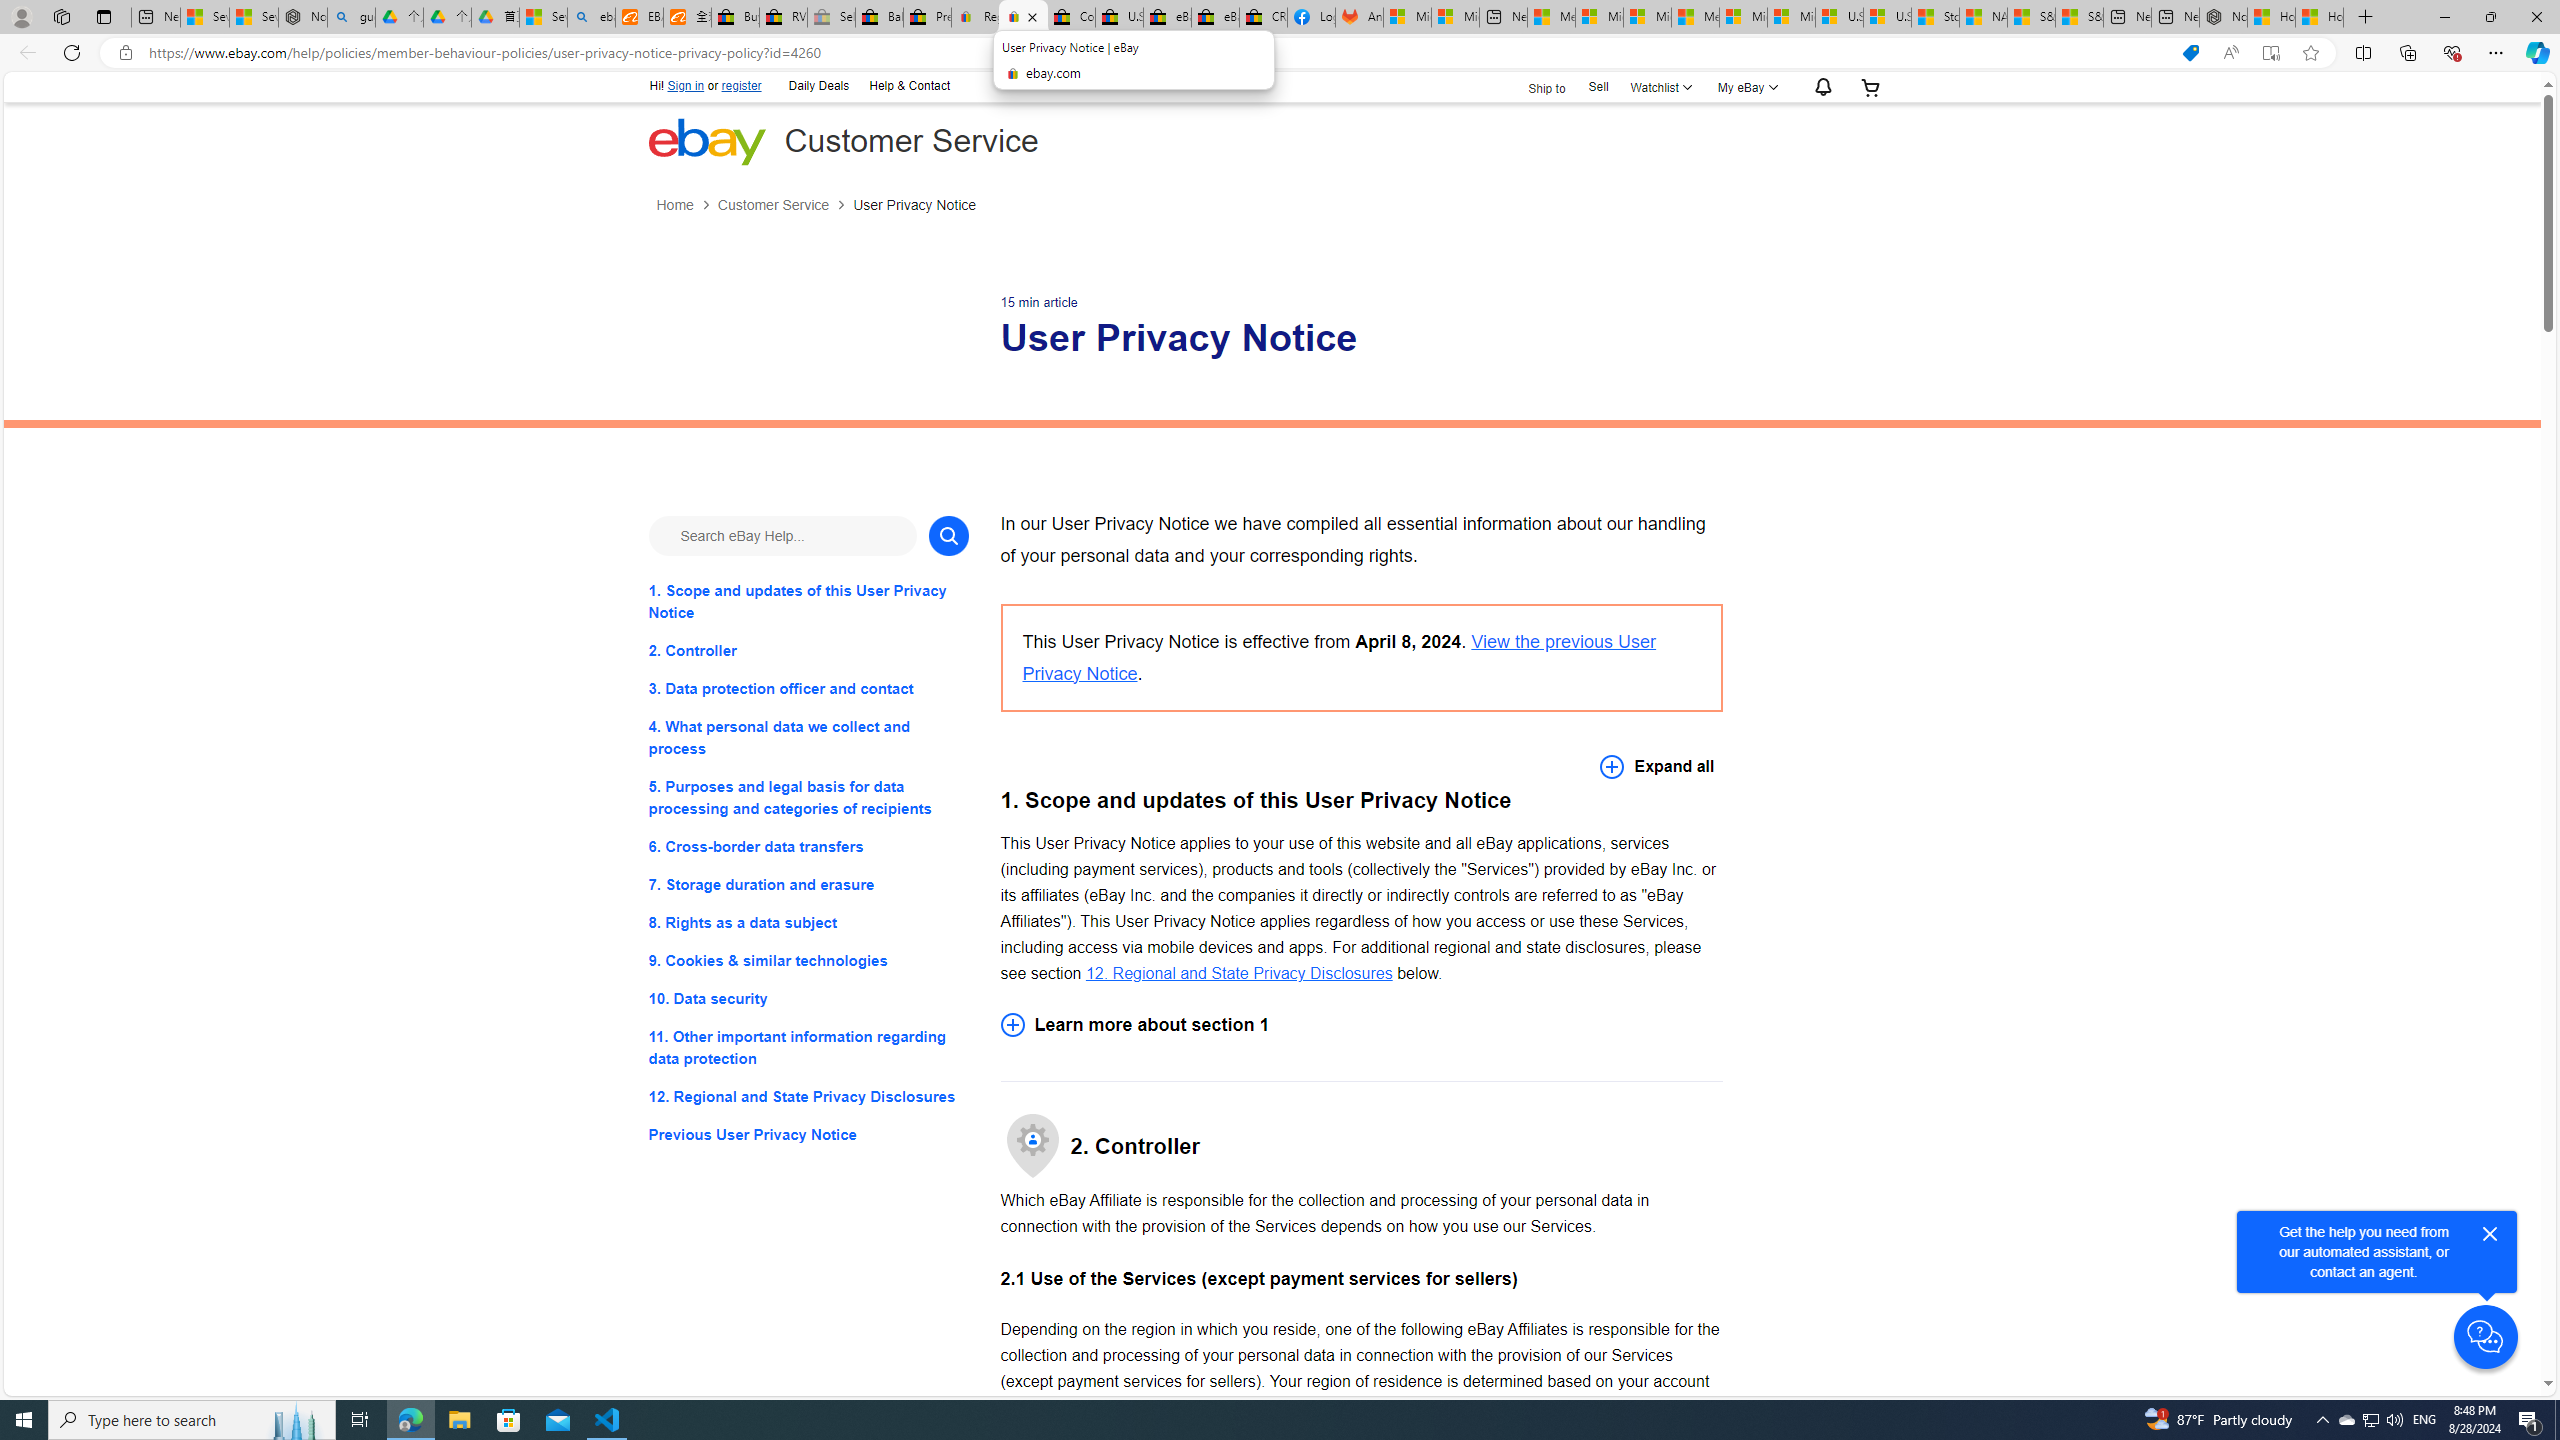 The width and height of the screenshot is (2560, 1440). Describe the element at coordinates (1071, 16) in the screenshot. I see `'Consumer Health Data Privacy Policy - eBay Inc.'` at that location.